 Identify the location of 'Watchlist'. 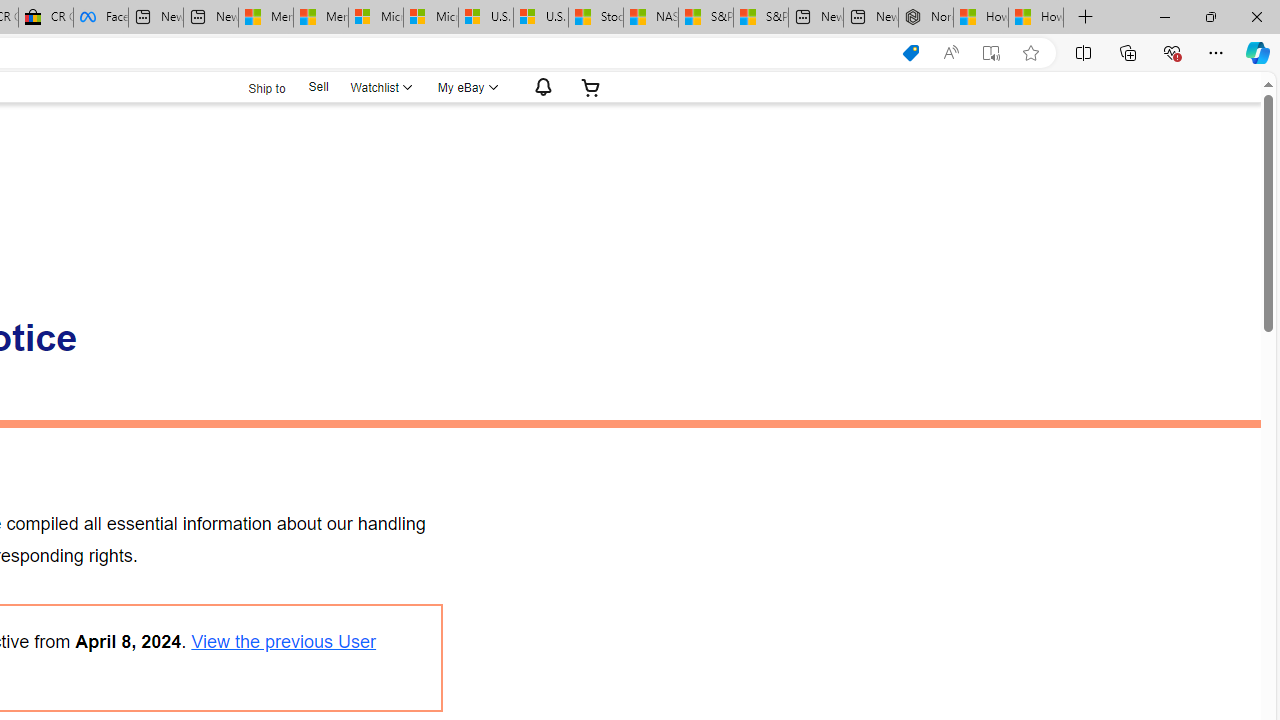
(380, 86).